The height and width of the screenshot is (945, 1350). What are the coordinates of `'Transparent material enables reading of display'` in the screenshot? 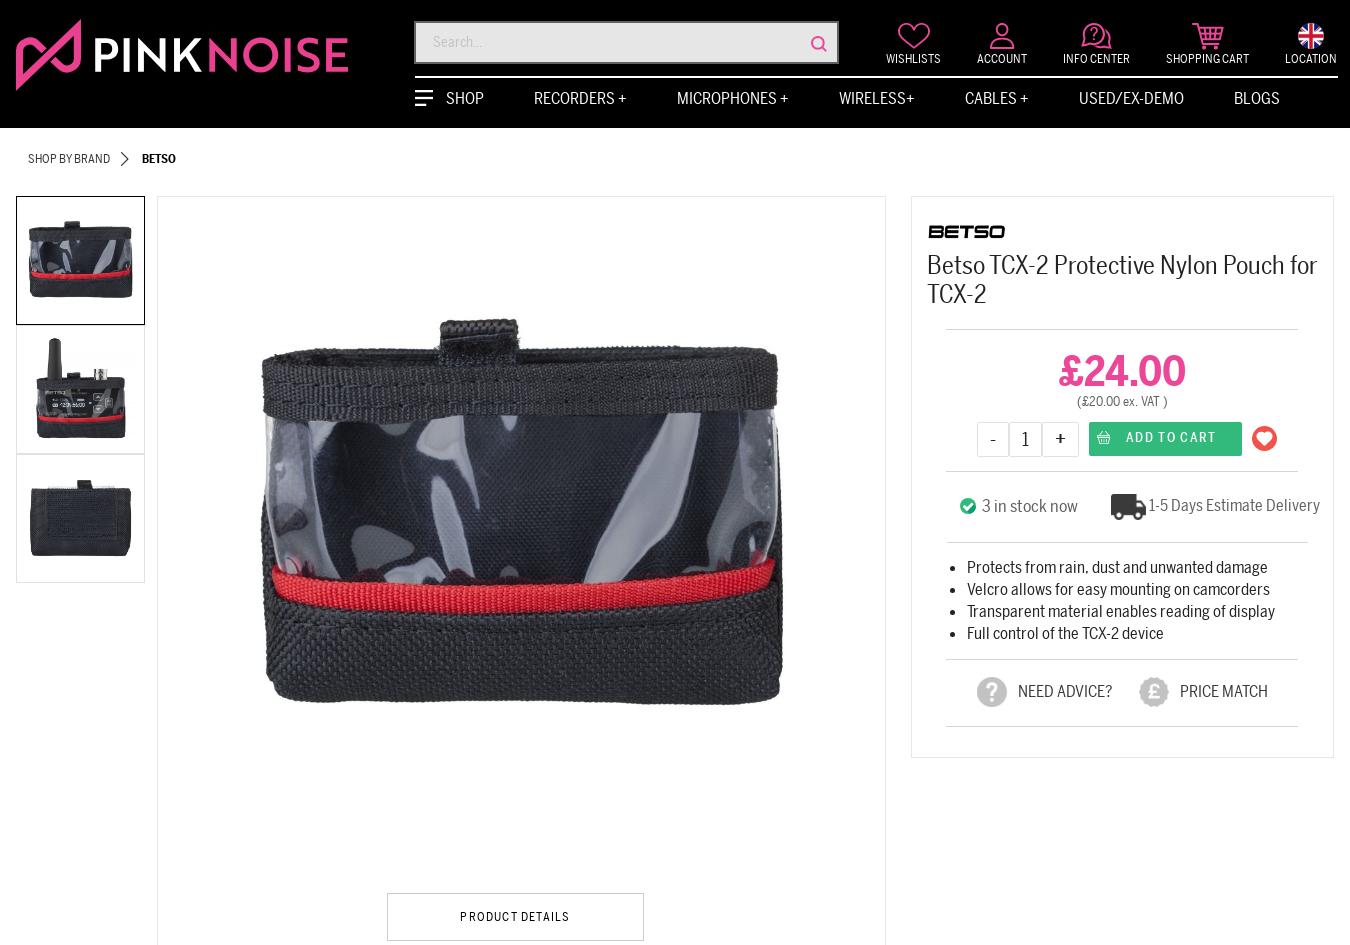 It's located at (1119, 610).